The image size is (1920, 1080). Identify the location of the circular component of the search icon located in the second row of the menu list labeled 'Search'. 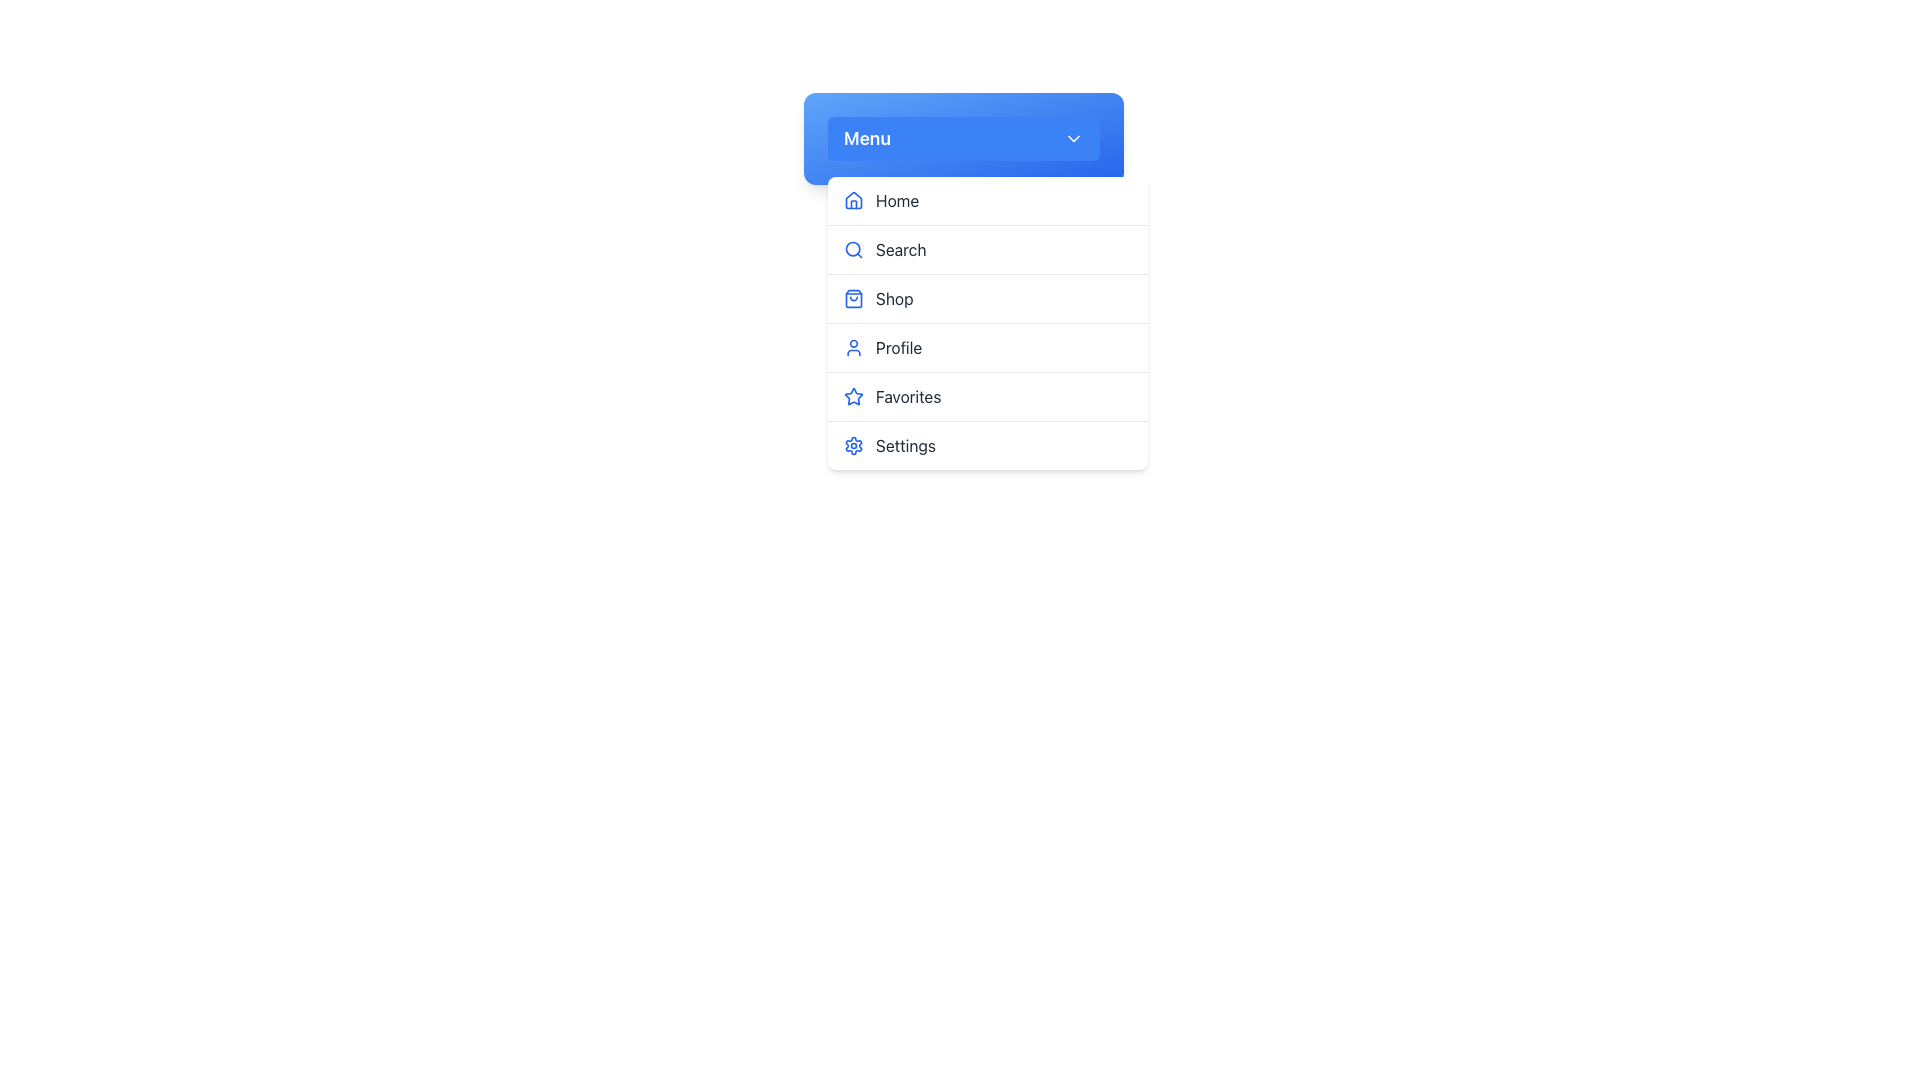
(853, 248).